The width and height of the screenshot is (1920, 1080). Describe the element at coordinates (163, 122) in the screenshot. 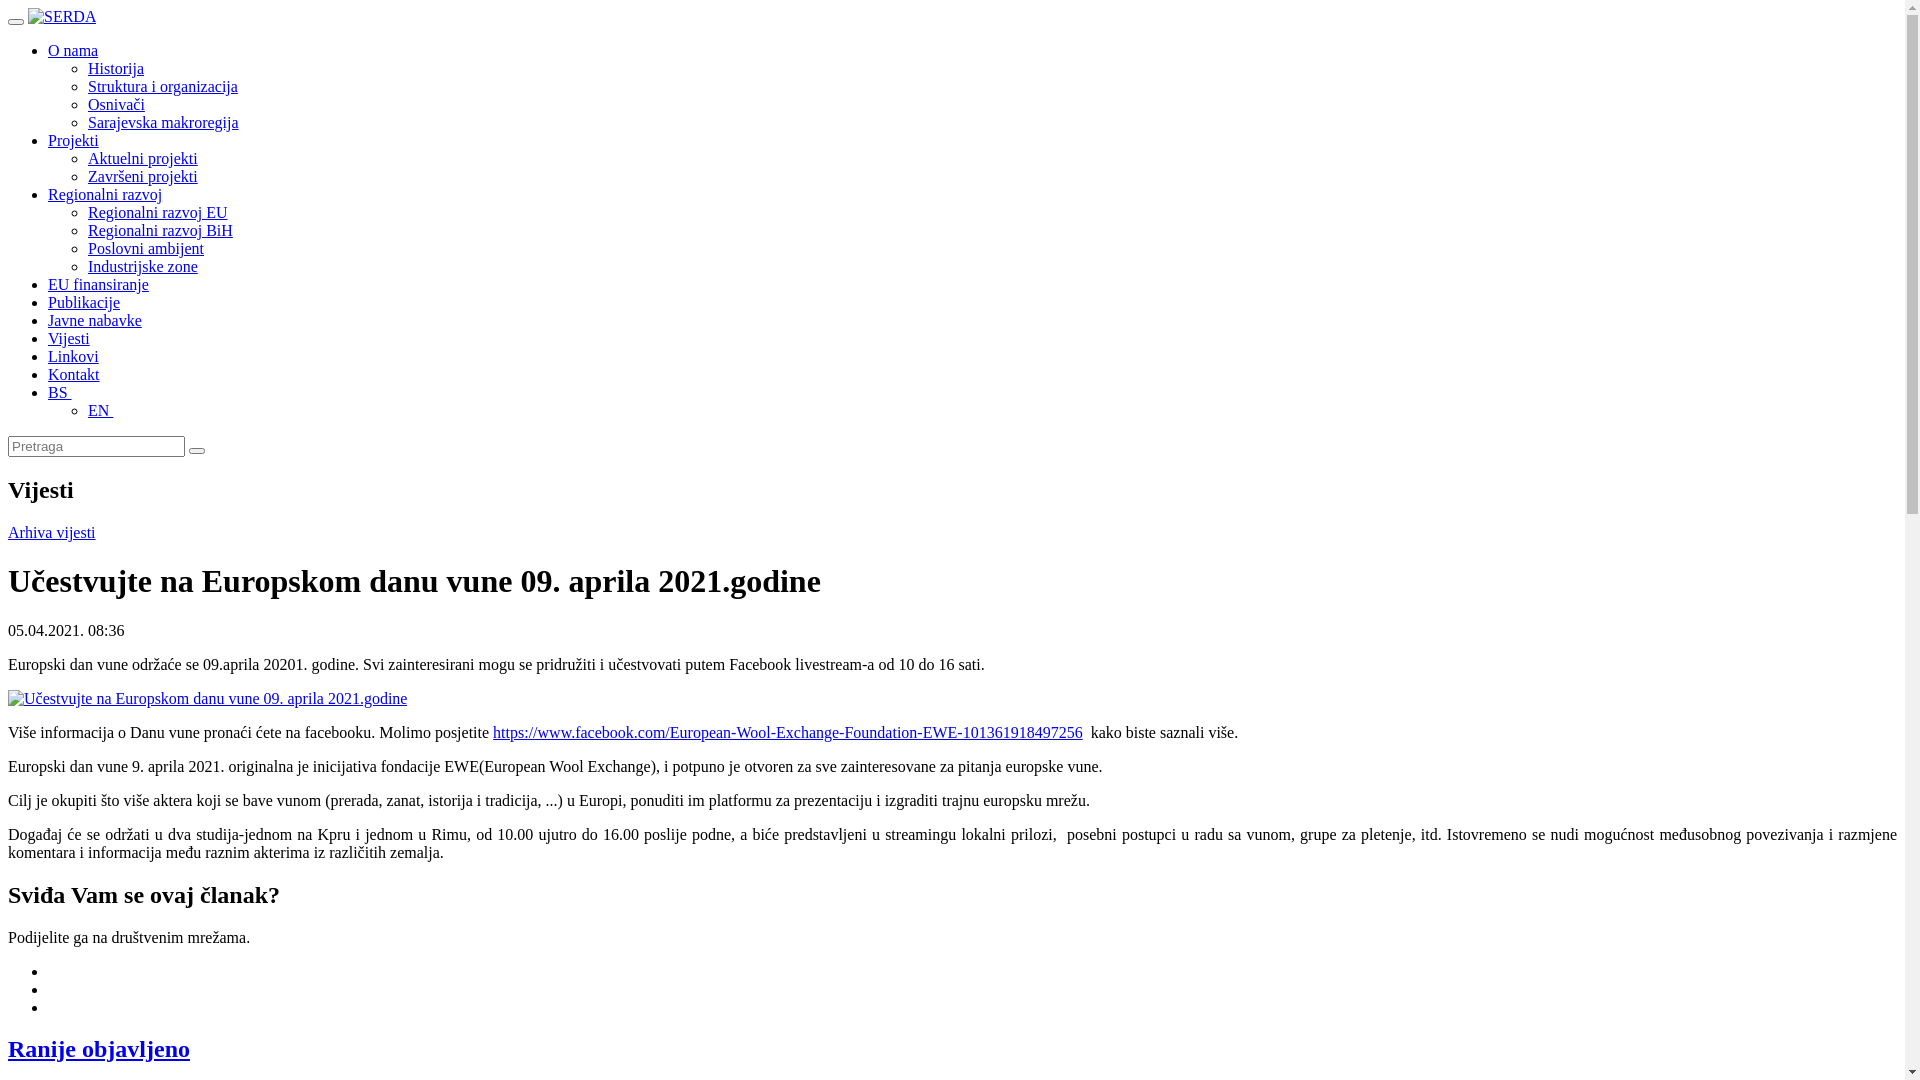

I see `'Sarajevska makroregija'` at that location.